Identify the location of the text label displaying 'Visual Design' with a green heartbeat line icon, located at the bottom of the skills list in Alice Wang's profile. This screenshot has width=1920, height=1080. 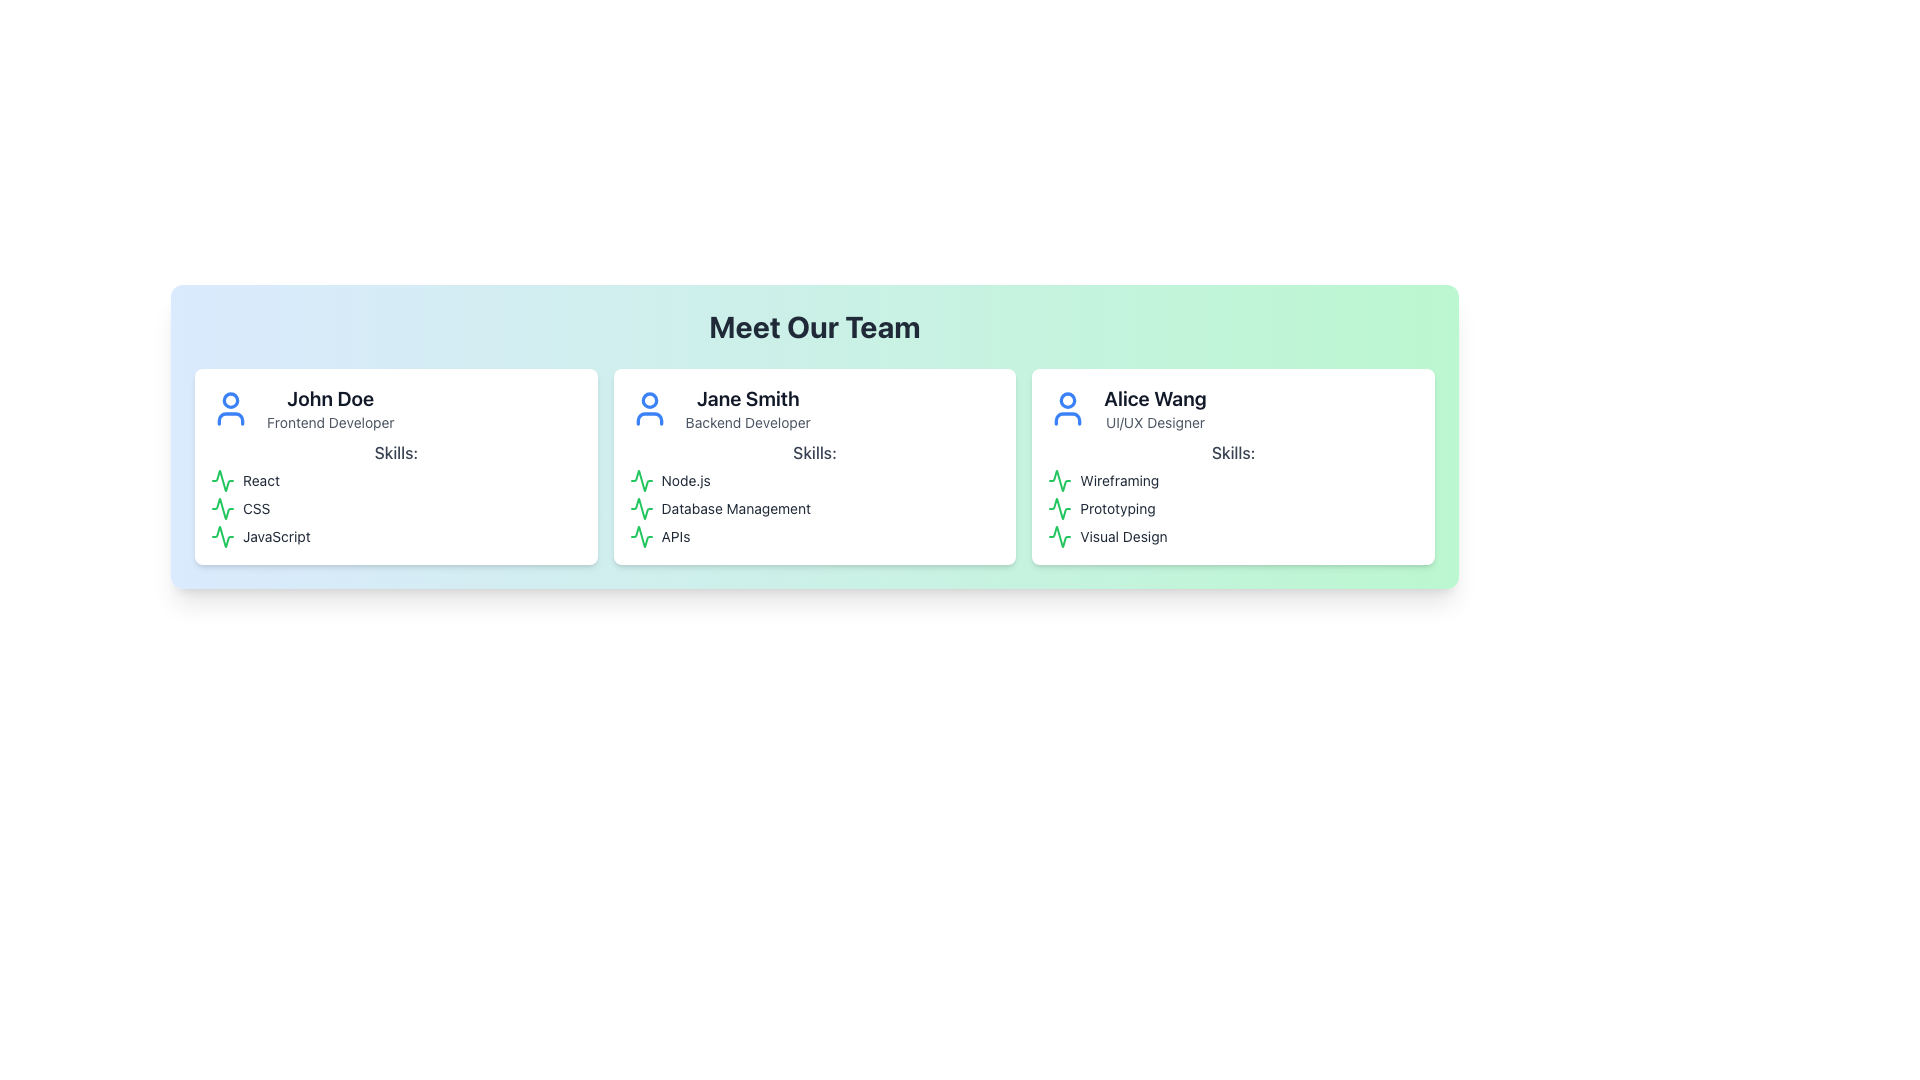
(1232, 535).